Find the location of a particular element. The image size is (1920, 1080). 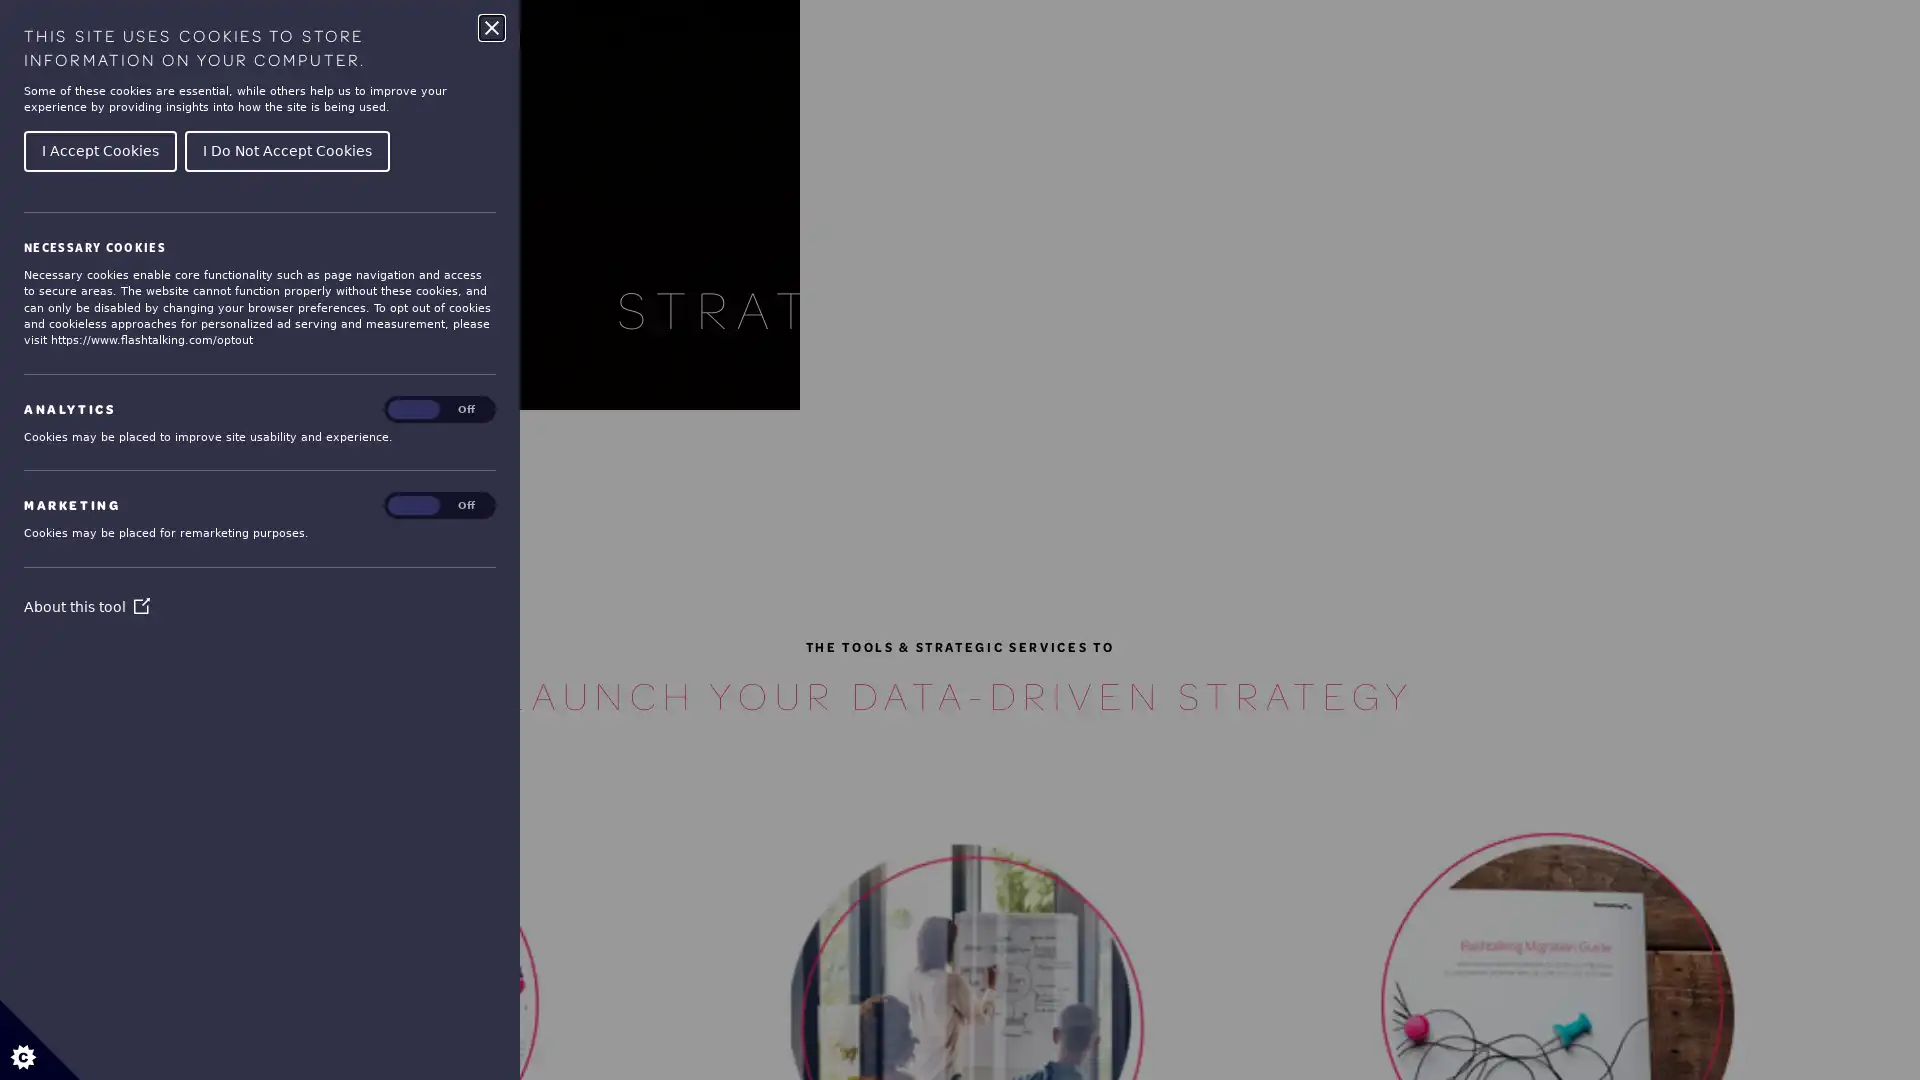

I Accept Cookies is located at coordinates (99, 149).